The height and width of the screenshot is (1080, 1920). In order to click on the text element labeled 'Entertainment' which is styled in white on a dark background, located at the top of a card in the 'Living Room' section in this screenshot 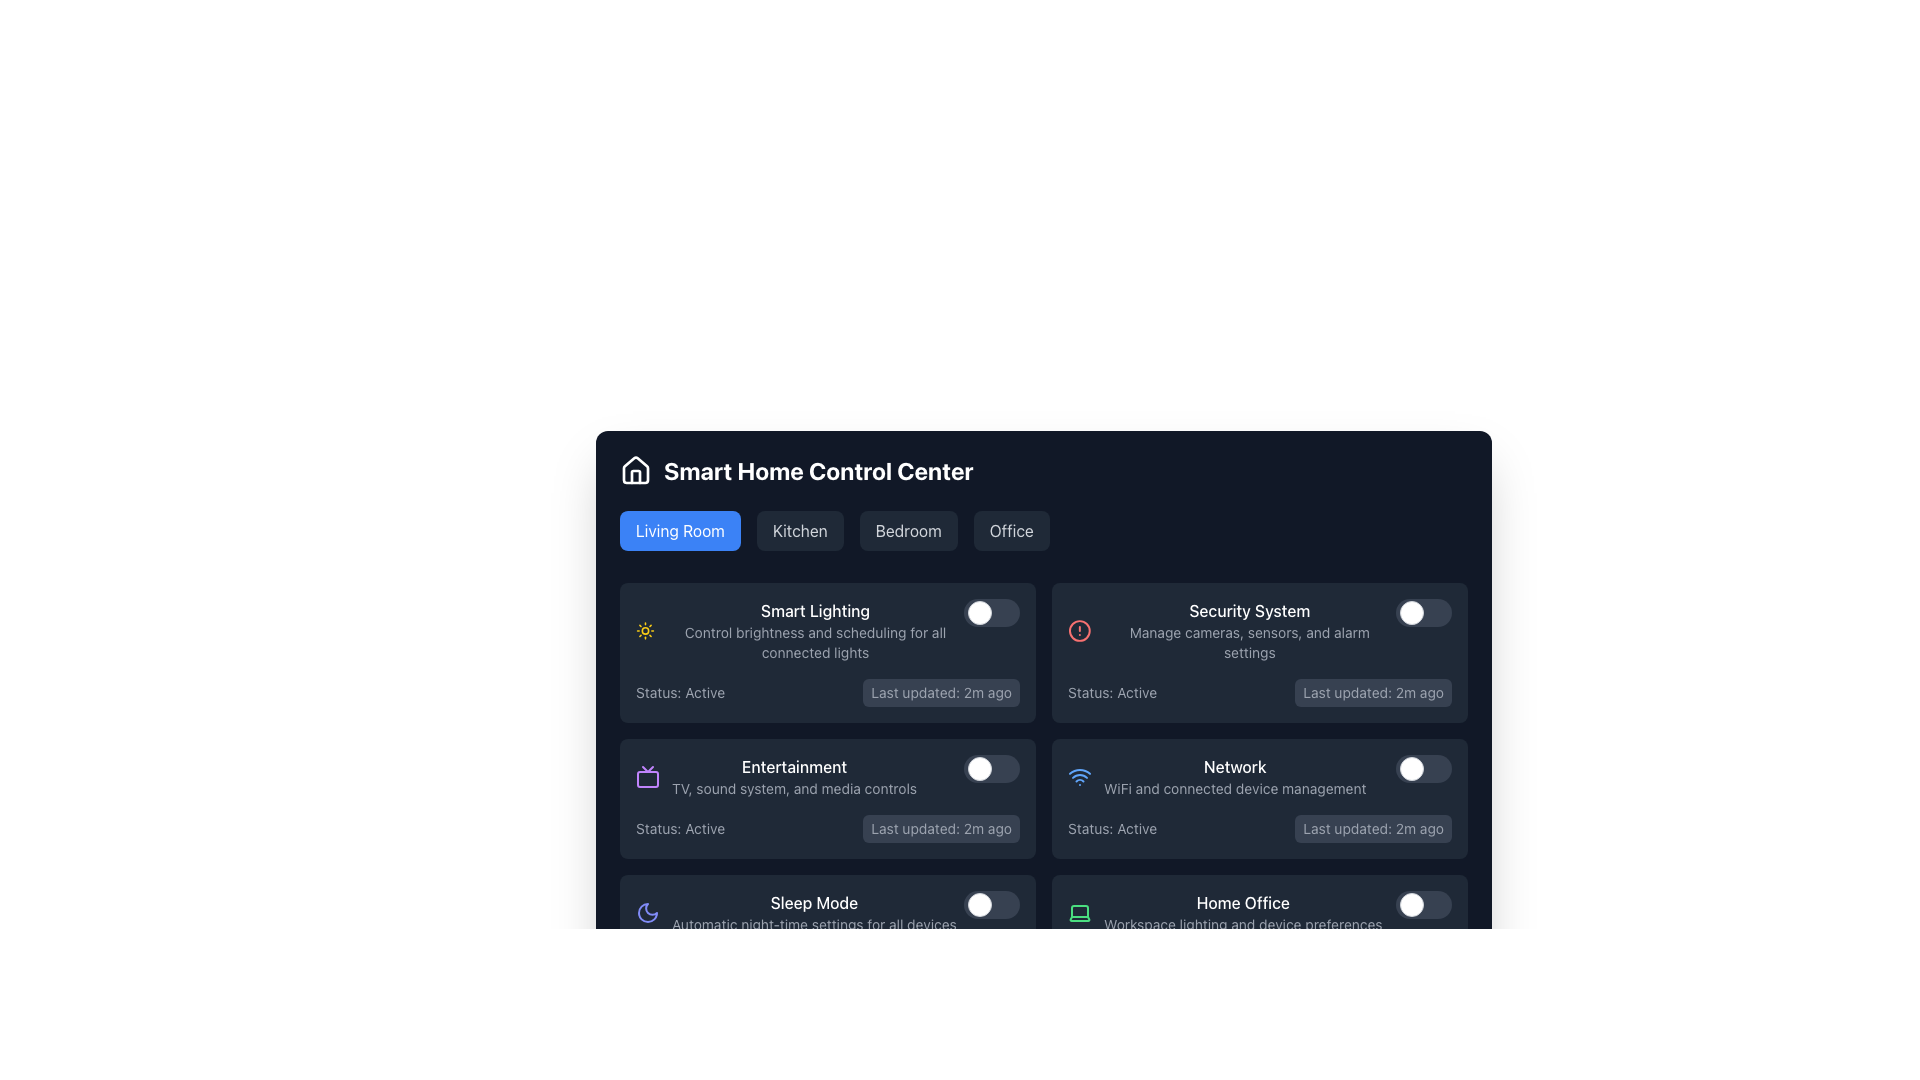, I will do `click(793, 766)`.